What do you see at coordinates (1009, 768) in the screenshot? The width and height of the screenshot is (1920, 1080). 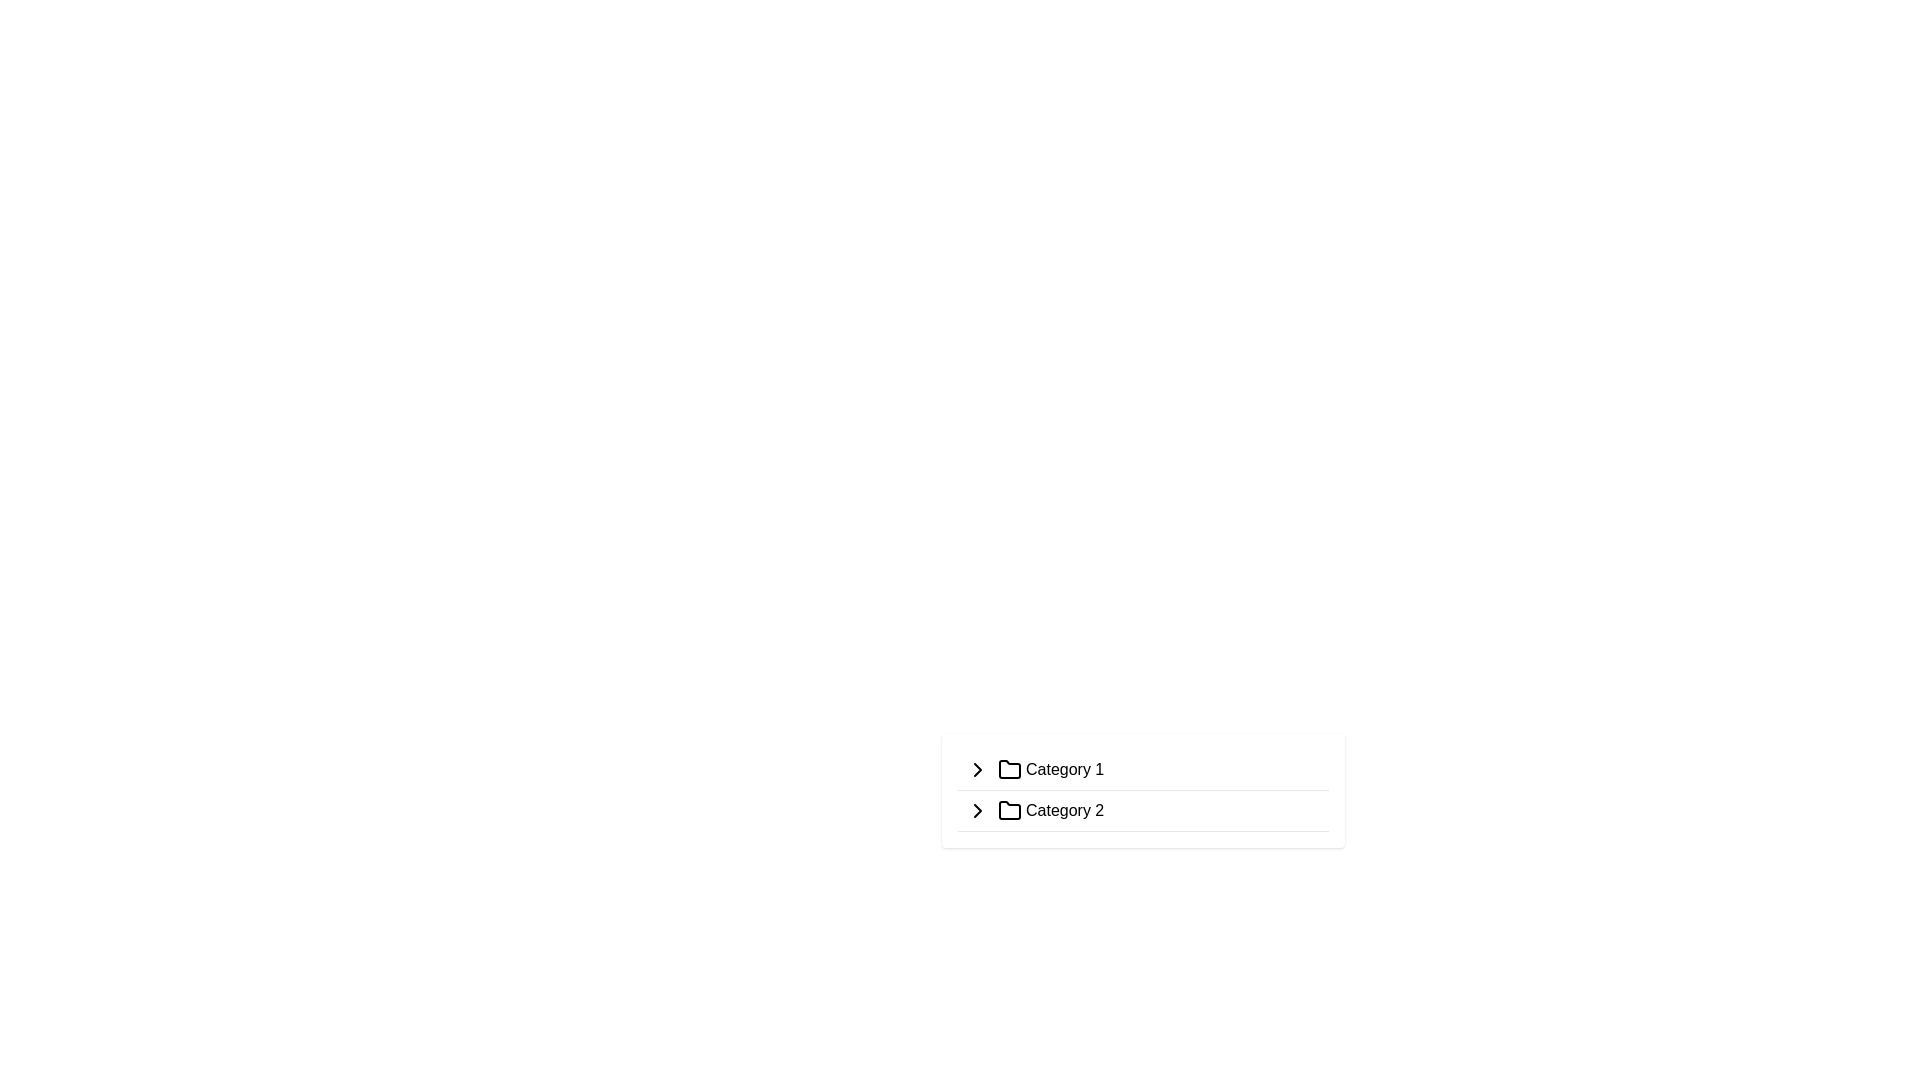 I see `the folder icon located in the top left corner of the 'Category 1' section` at bounding box center [1009, 768].